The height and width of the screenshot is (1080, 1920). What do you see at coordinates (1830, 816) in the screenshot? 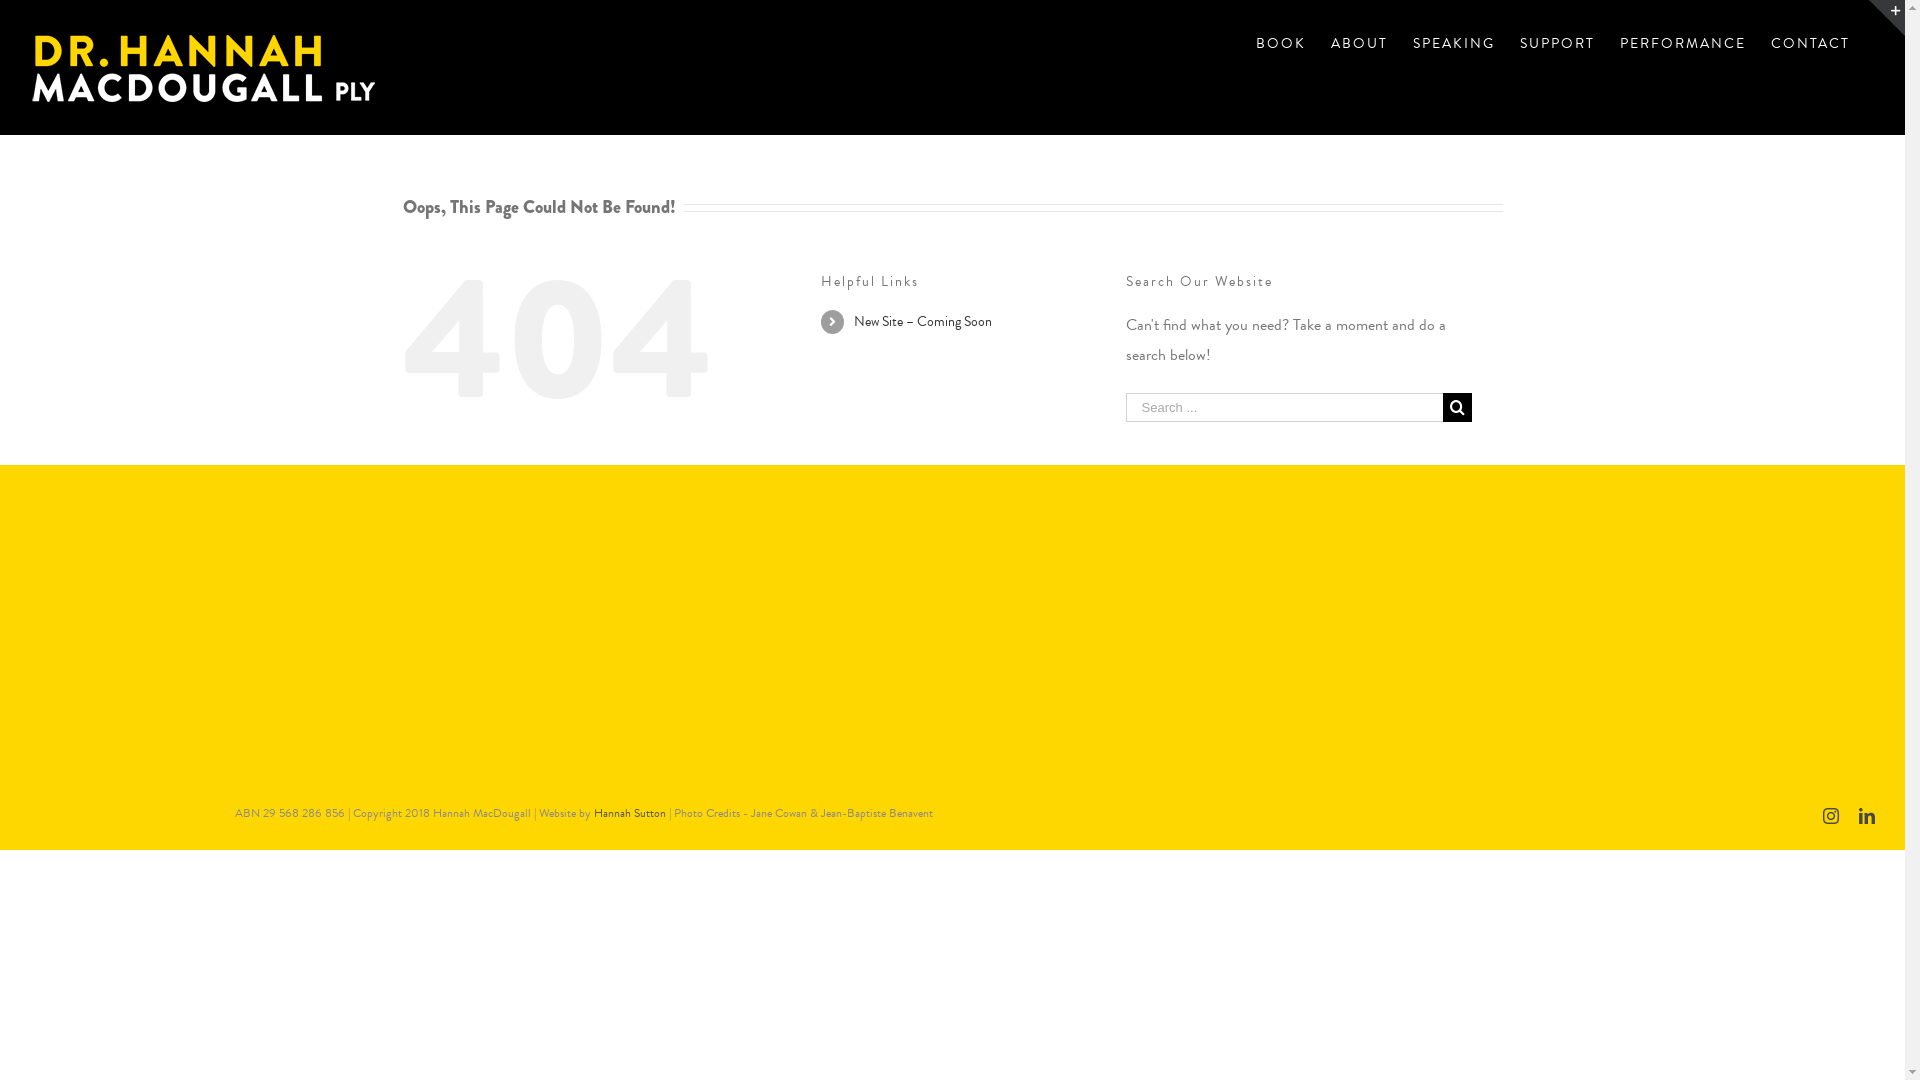
I see `'Instagram'` at bounding box center [1830, 816].